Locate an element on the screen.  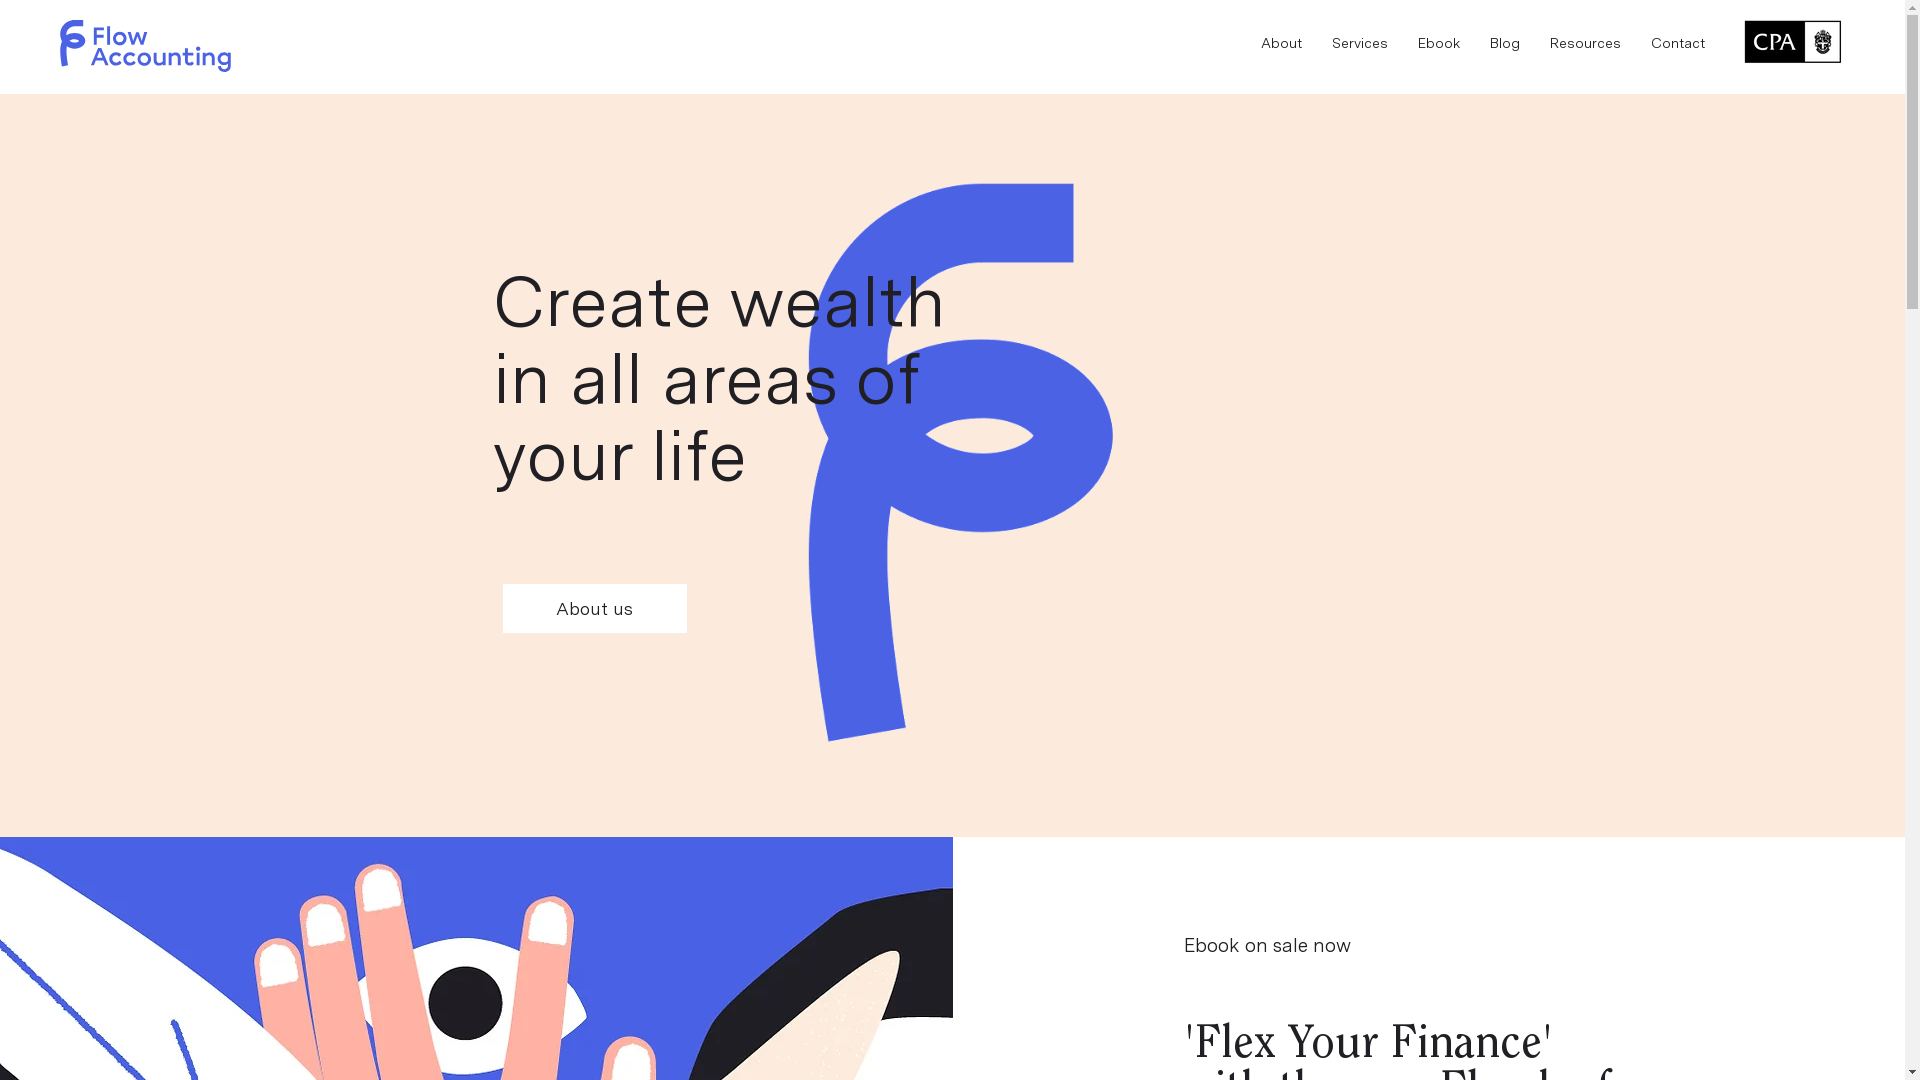
'Contact' is located at coordinates (1678, 43).